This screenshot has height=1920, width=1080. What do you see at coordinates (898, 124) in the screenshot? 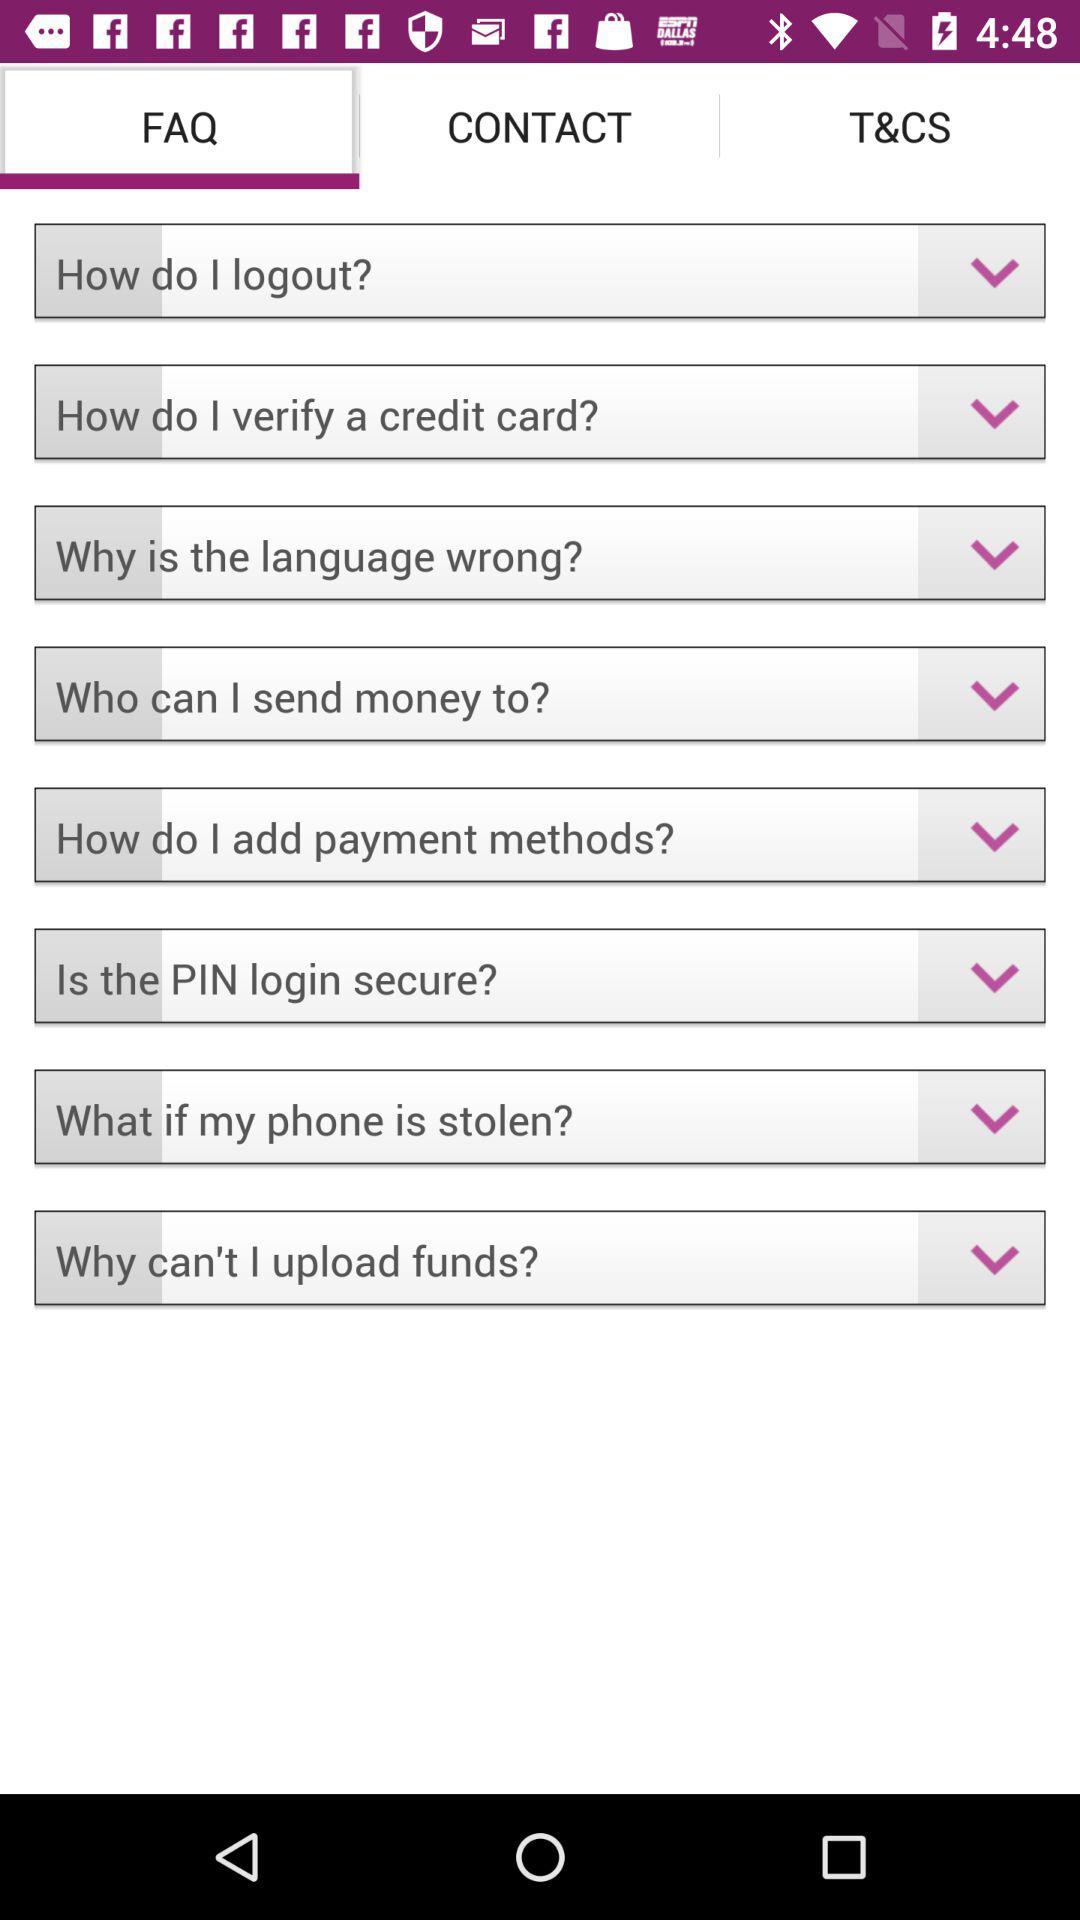
I see `the item next to contact icon` at bounding box center [898, 124].